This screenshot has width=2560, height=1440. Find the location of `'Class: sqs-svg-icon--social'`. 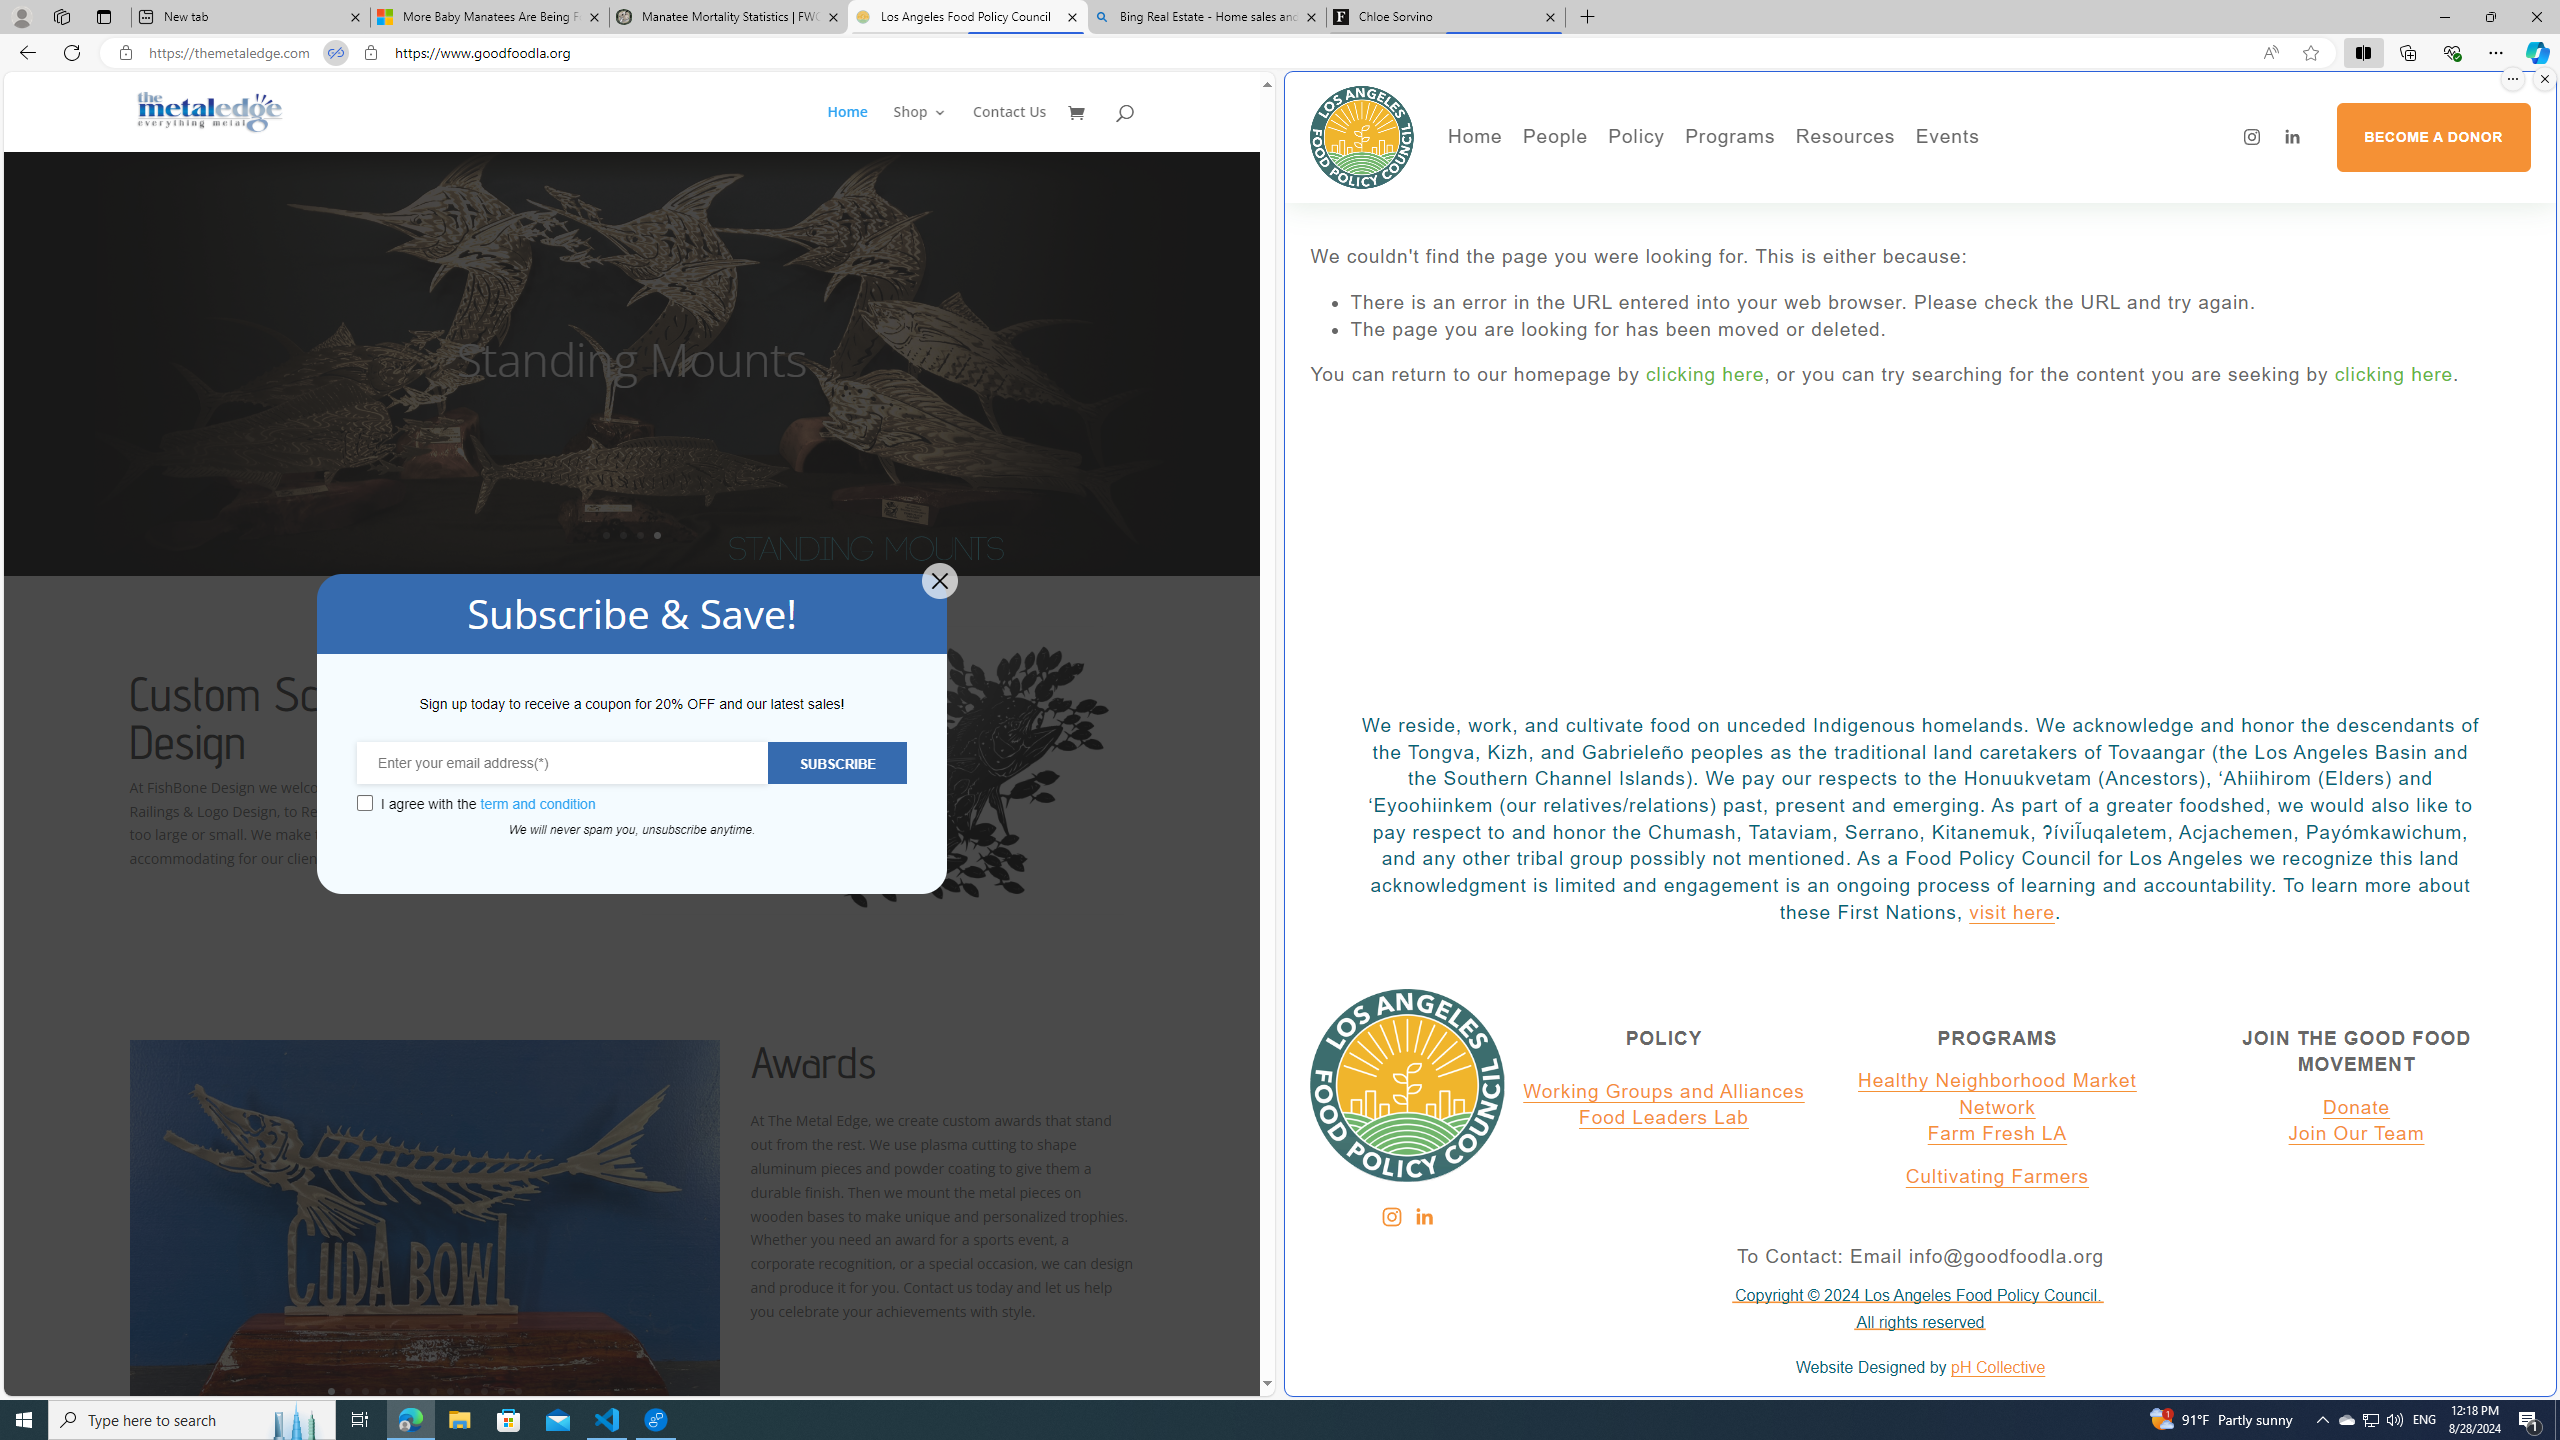

'Class: sqs-svg-icon--social' is located at coordinates (1422, 1217).